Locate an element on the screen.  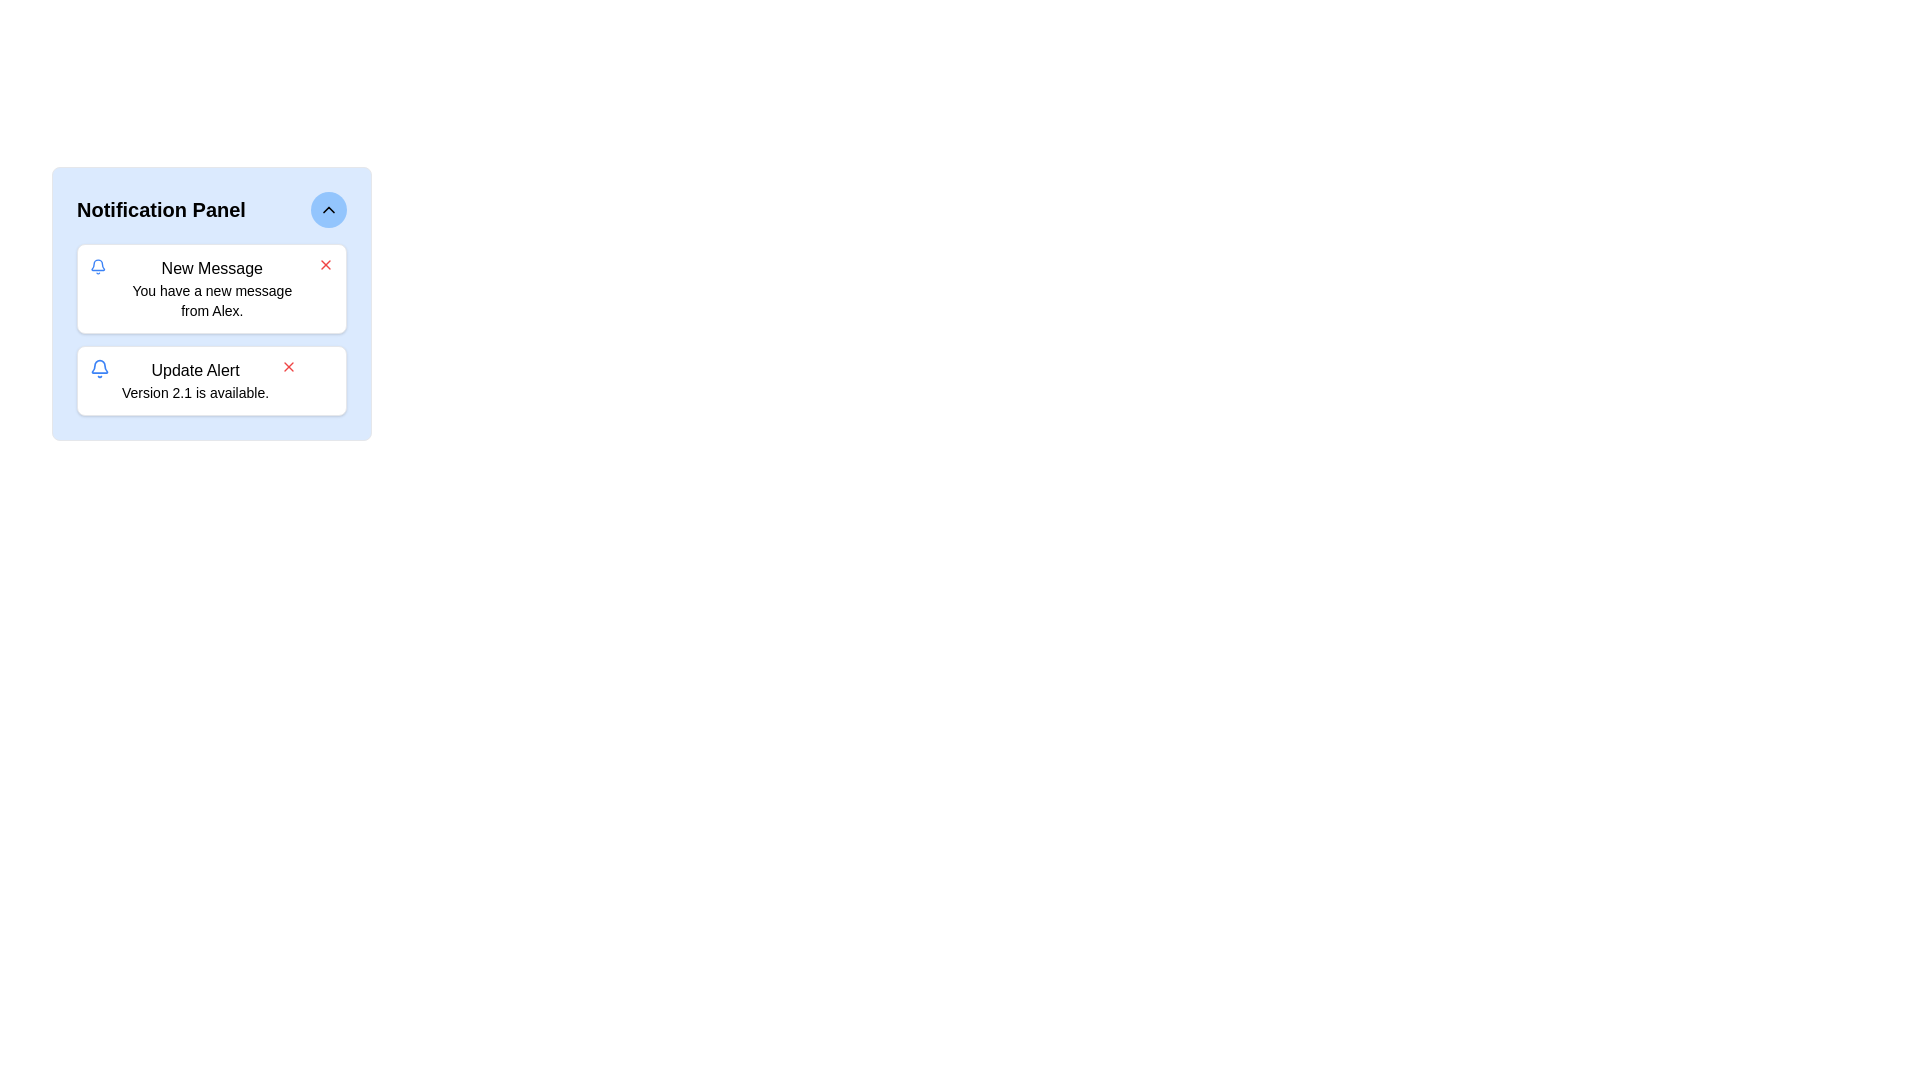
the Notification card that informs about a new message from Alex, which is the top notification in the panel is located at coordinates (212, 289).